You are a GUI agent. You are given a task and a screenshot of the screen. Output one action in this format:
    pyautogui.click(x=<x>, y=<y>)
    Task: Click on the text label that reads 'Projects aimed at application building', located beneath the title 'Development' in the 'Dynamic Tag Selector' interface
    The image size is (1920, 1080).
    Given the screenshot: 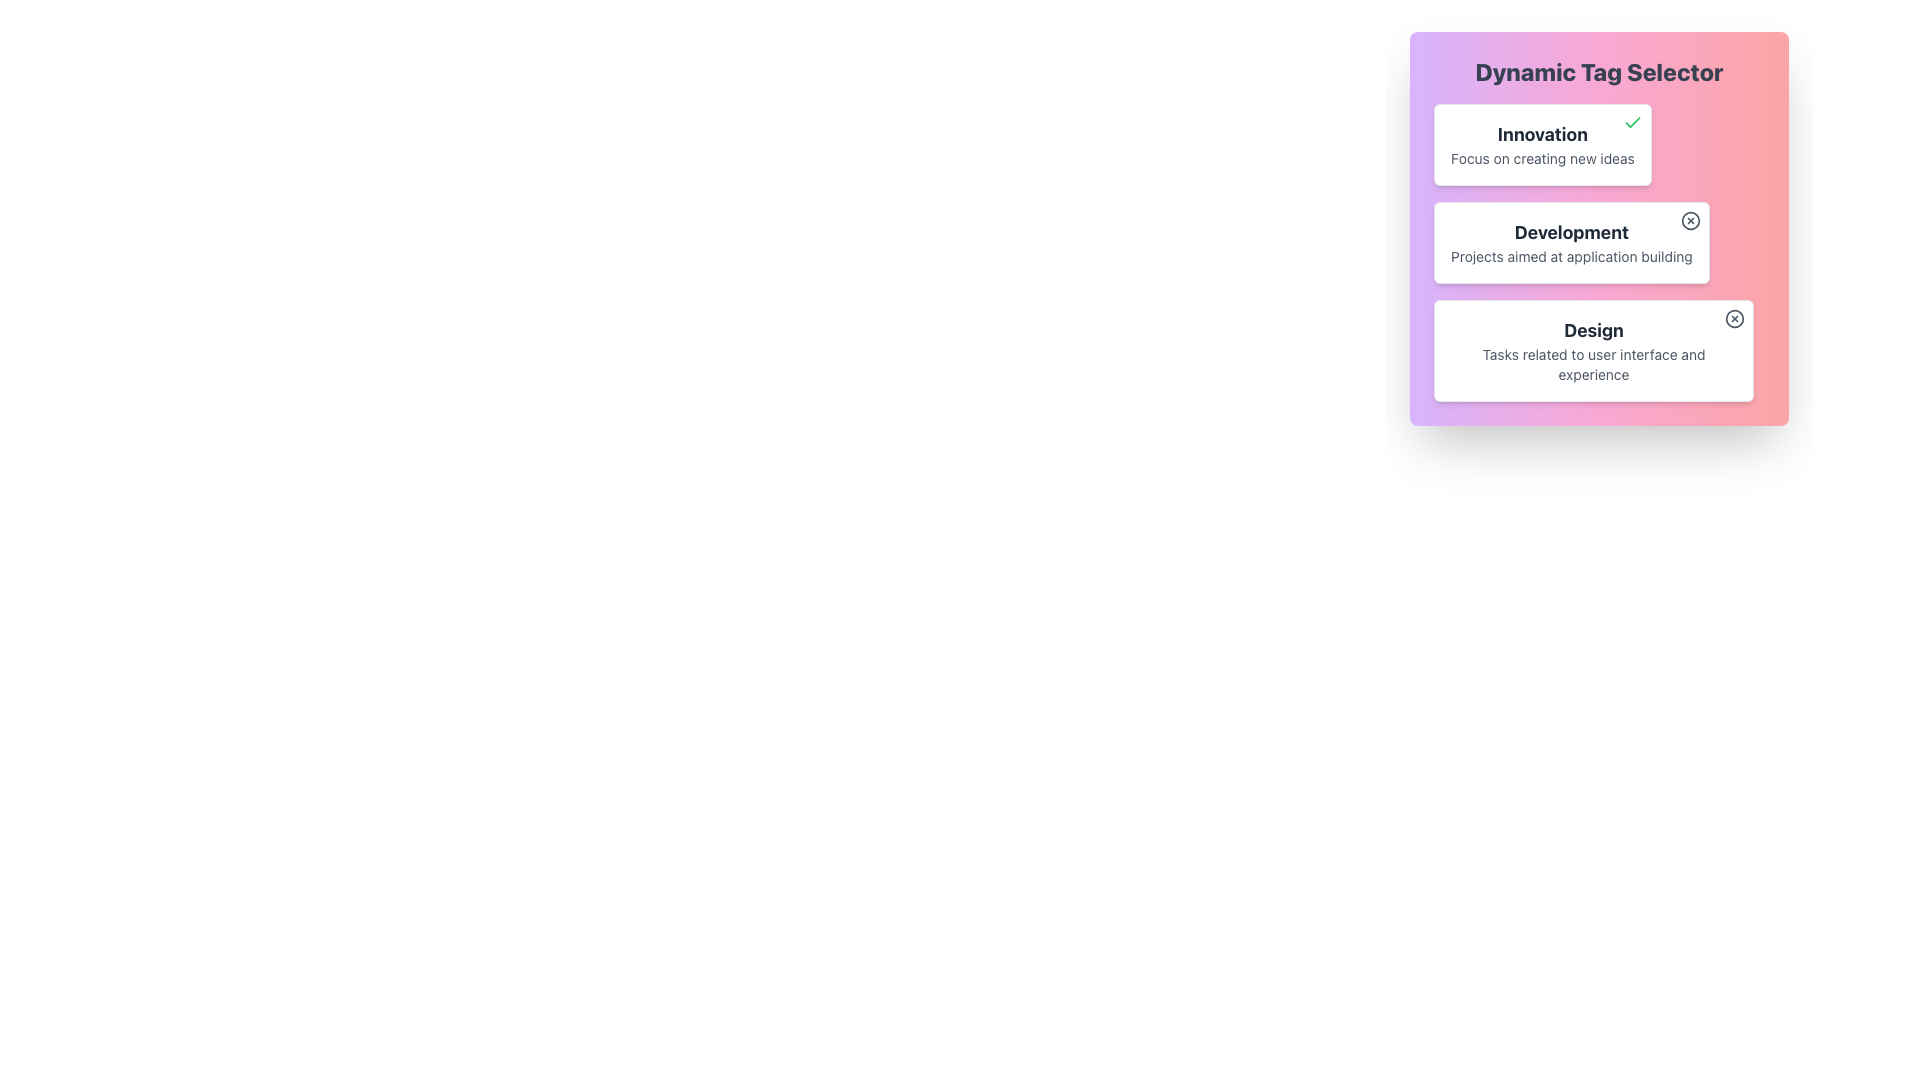 What is the action you would take?
    pyautogui.click(x=1570, y=256)
    